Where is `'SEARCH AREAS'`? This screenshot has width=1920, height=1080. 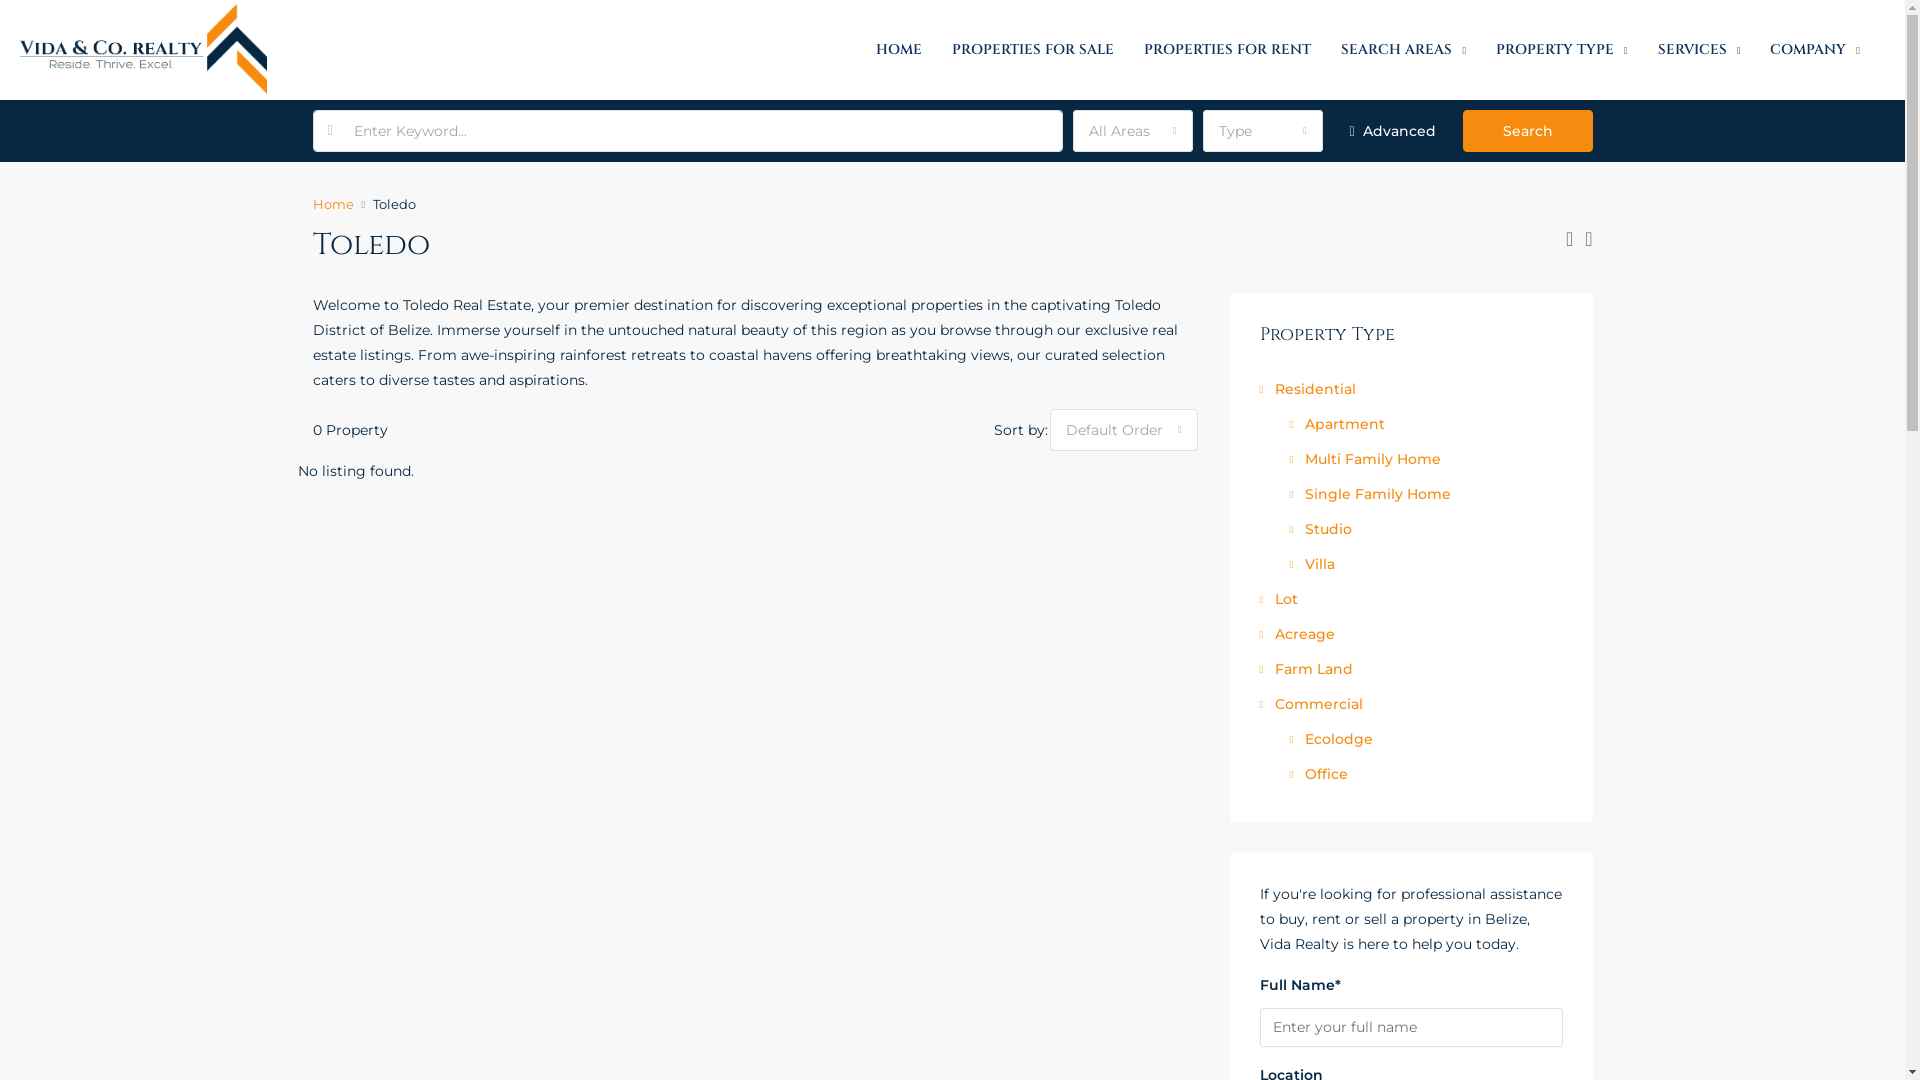
'SEARCH AREAS' is located at coordinates (1402, 49).